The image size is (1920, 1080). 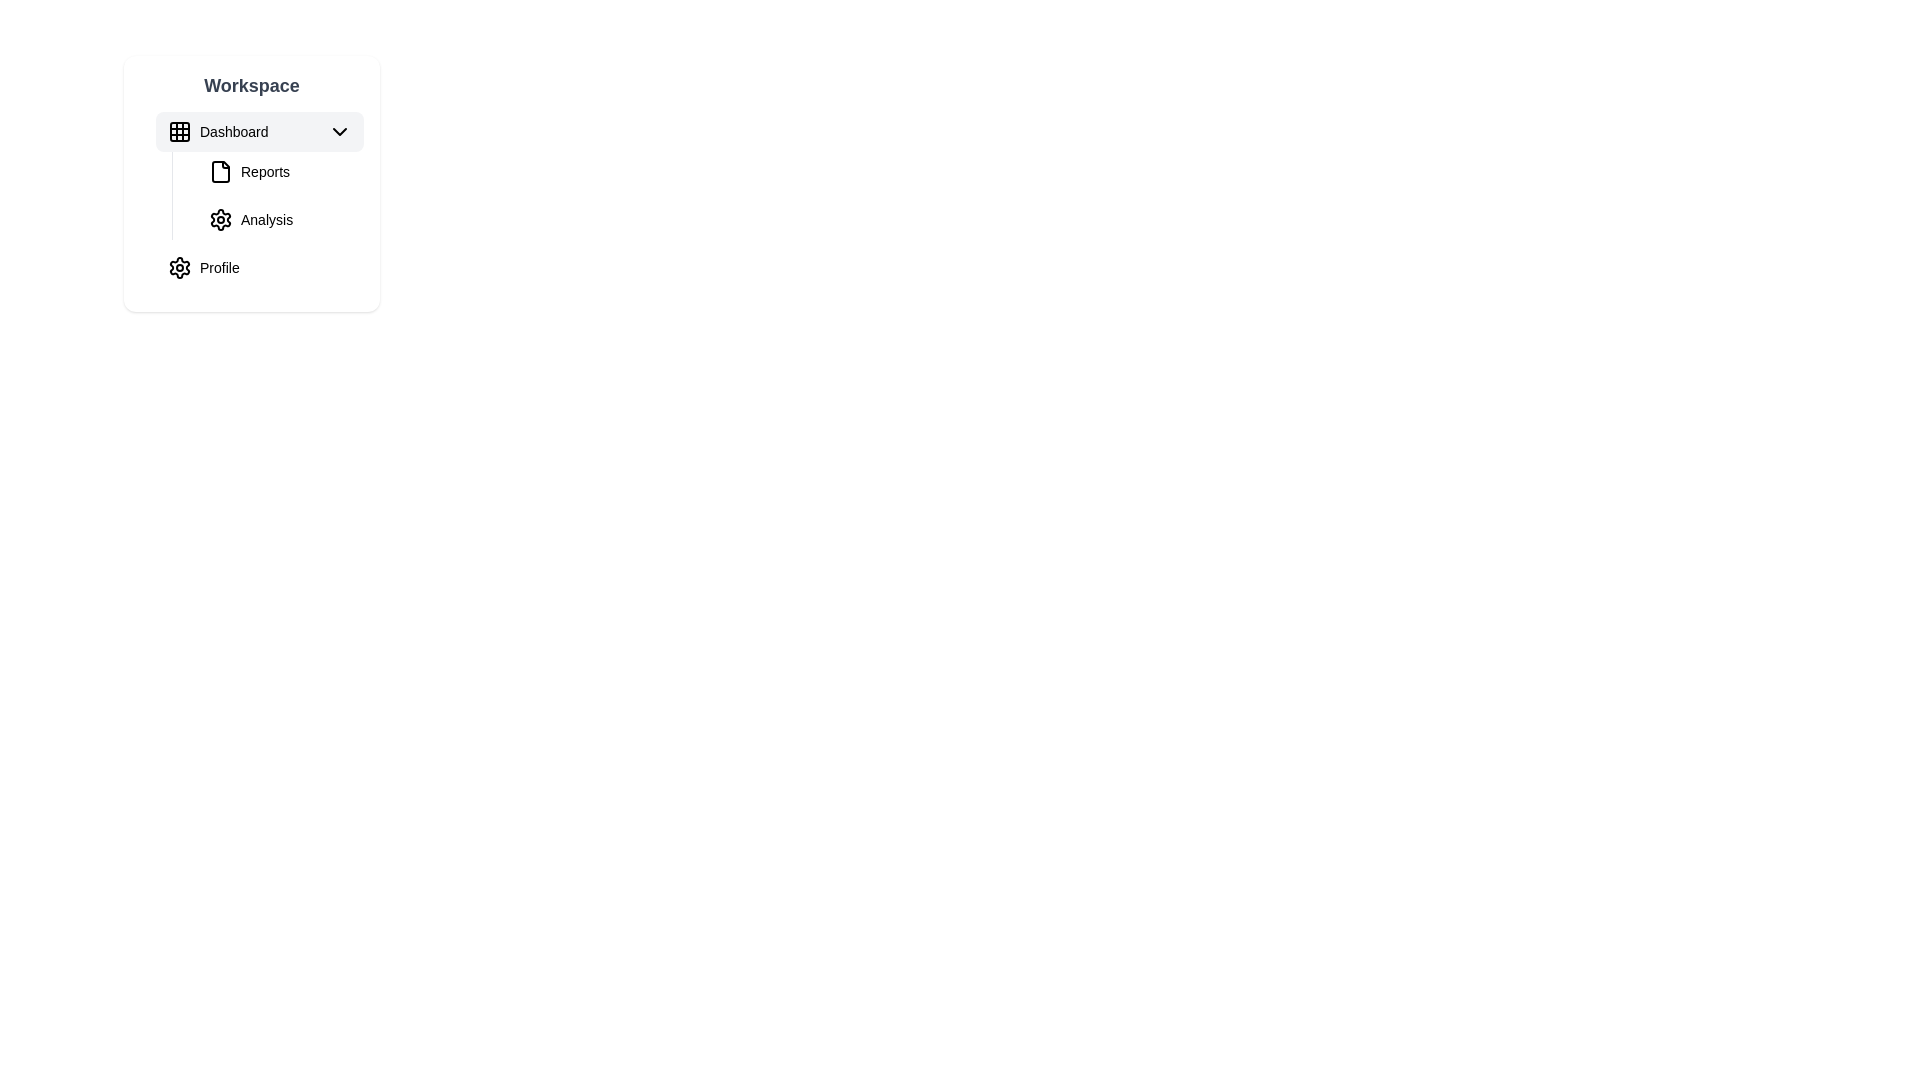 I want to click on the 'Analysis' menu item, which is a rectangular area containing a gear icon and bold text, located under the 'Workspace' section in the dropdown menu, so click(x=279, y=219).